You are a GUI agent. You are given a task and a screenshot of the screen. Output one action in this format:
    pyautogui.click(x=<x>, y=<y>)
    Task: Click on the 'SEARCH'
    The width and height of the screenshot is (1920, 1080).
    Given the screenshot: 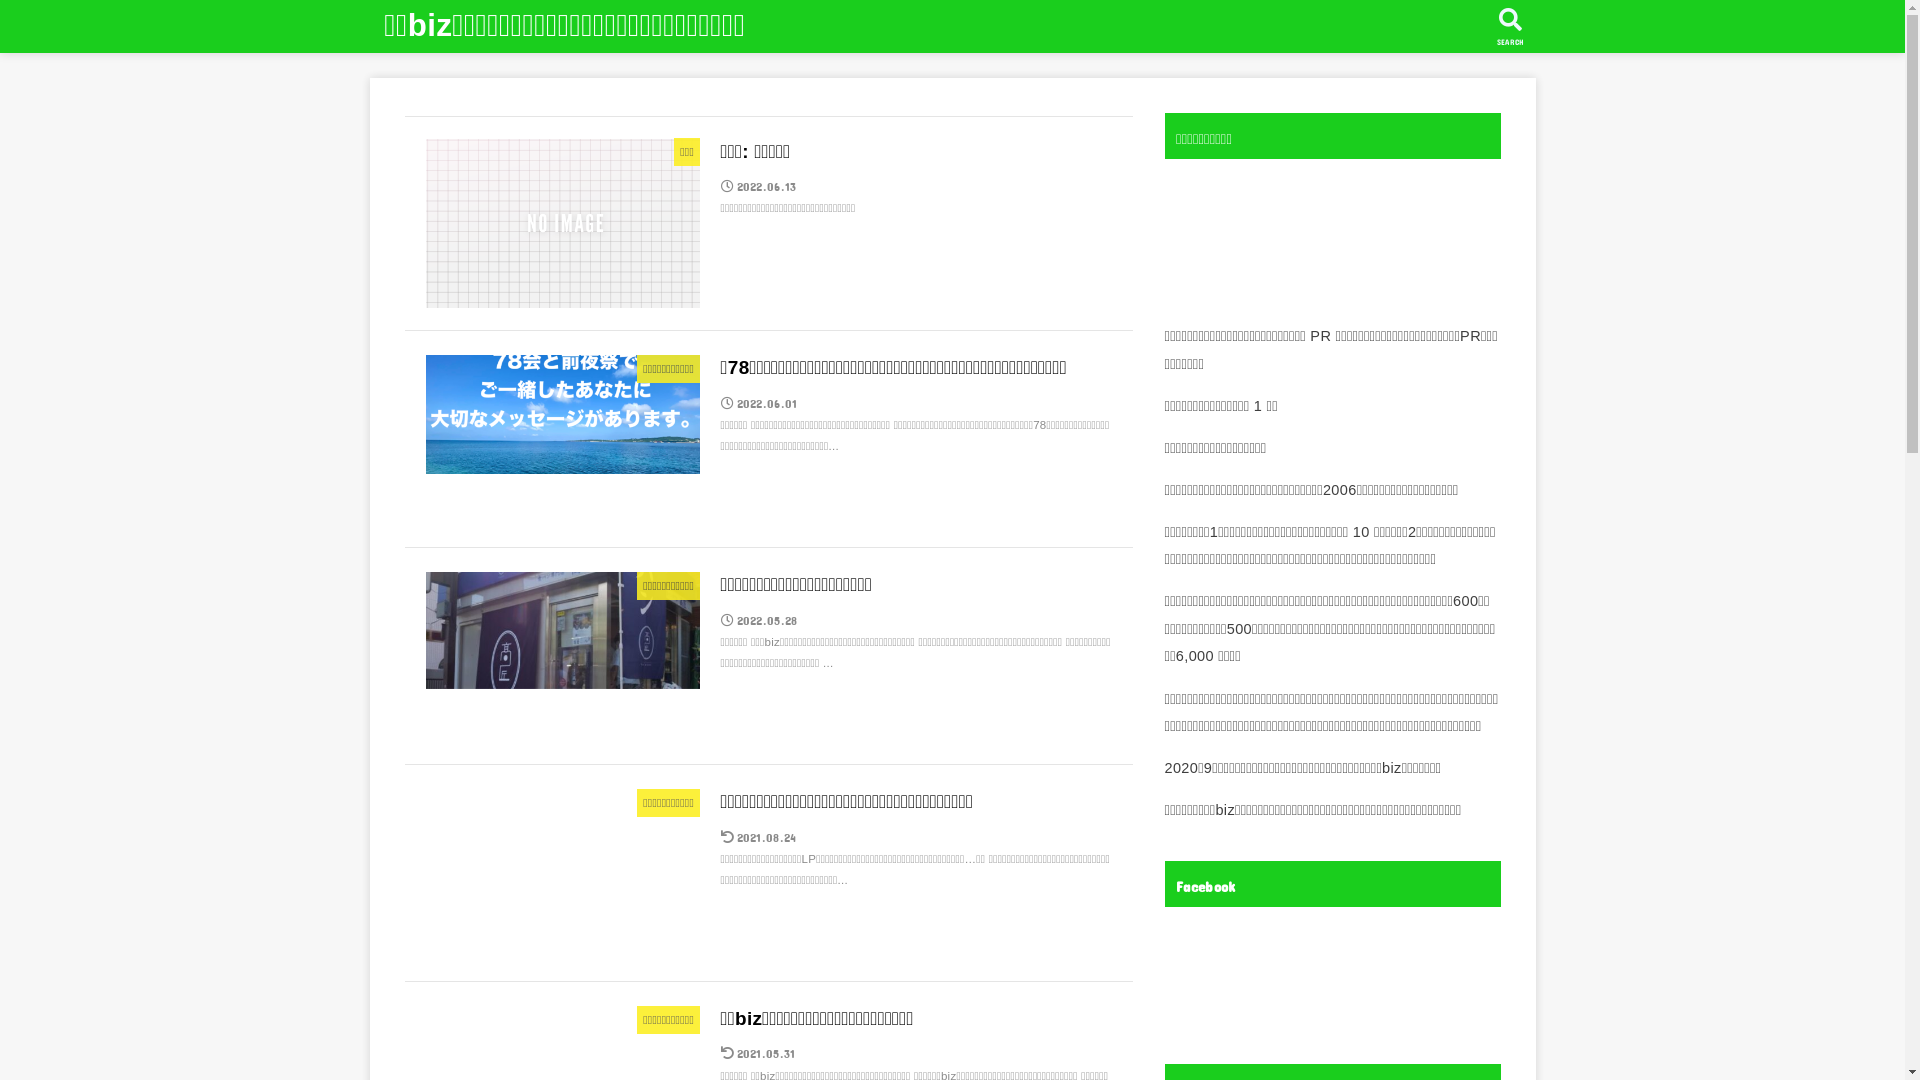 What is the action you would take?
    pyautogui.click(x=1510, y=26)
    